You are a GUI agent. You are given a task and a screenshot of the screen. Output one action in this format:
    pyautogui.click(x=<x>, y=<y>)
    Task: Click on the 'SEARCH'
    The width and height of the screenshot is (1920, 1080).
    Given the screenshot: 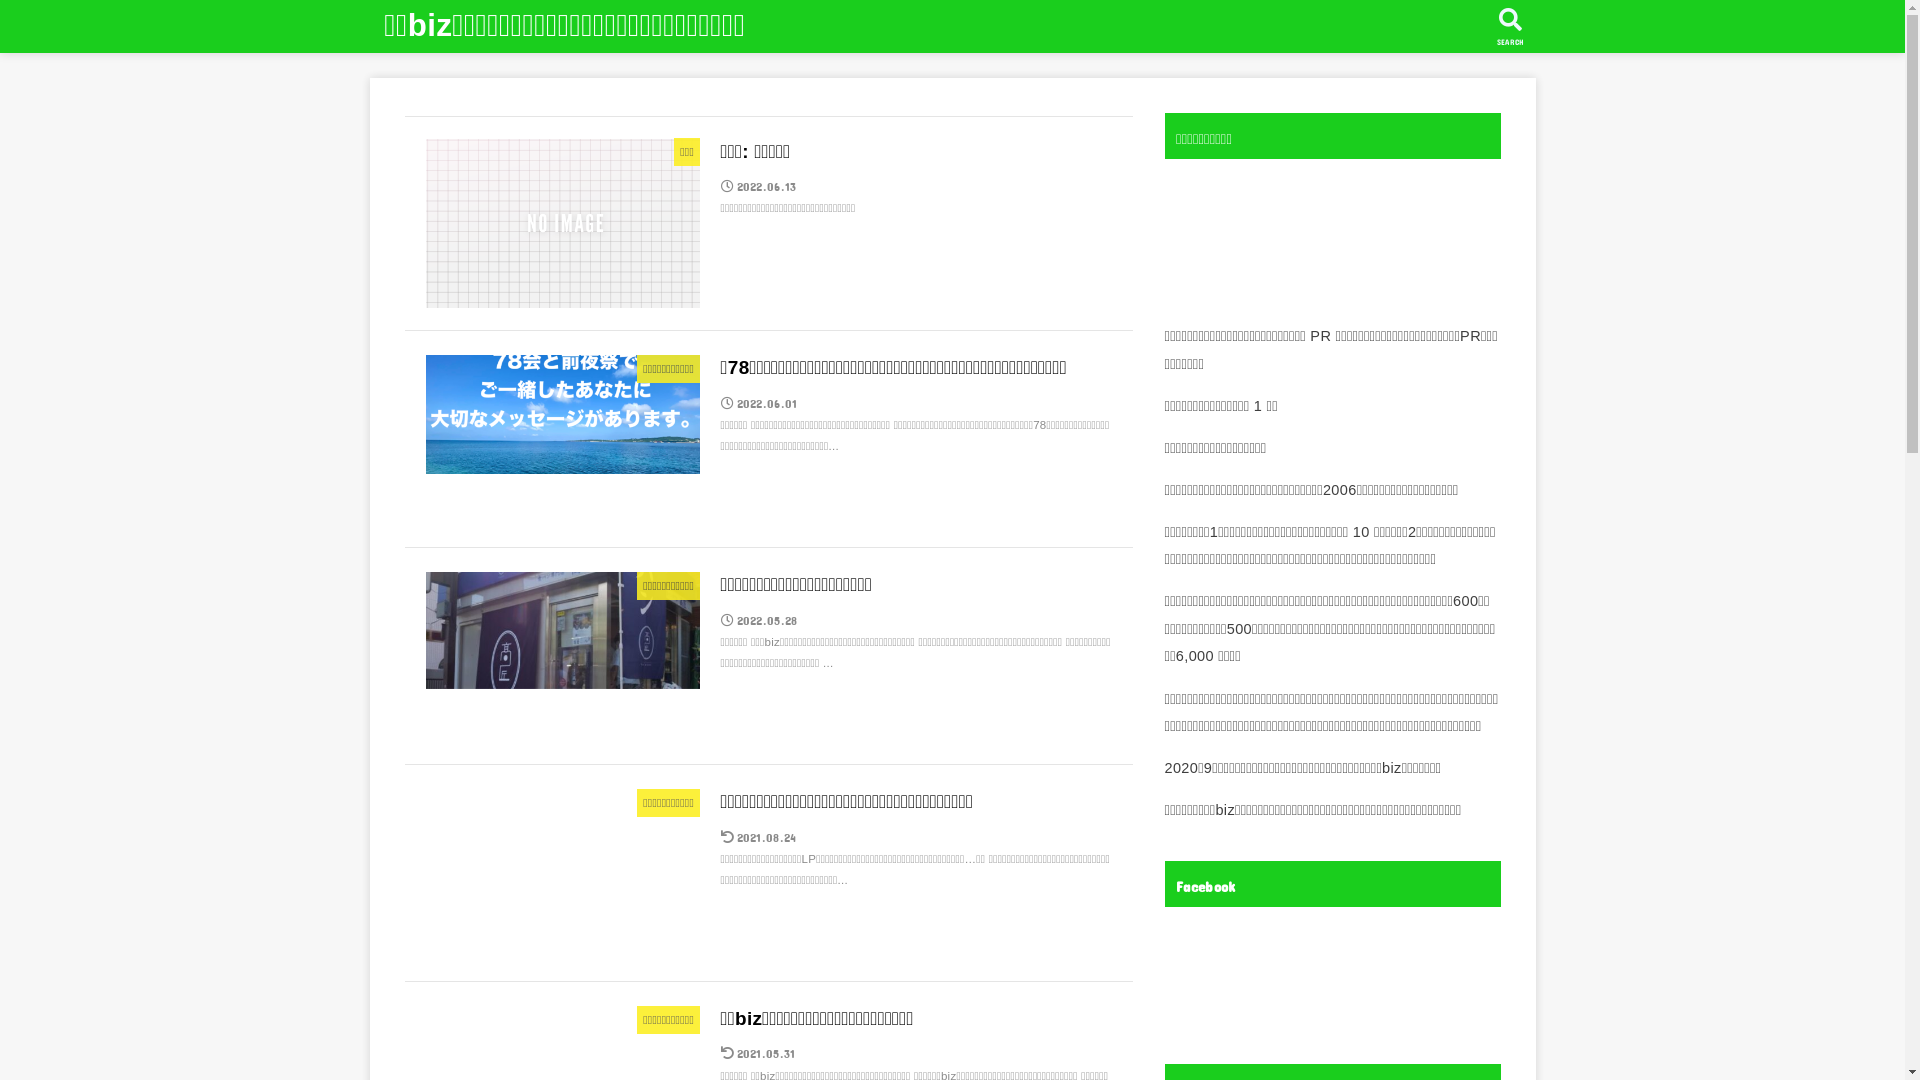 What is the action you would take?
    pyautogui.click(x=1510, y=26)
    